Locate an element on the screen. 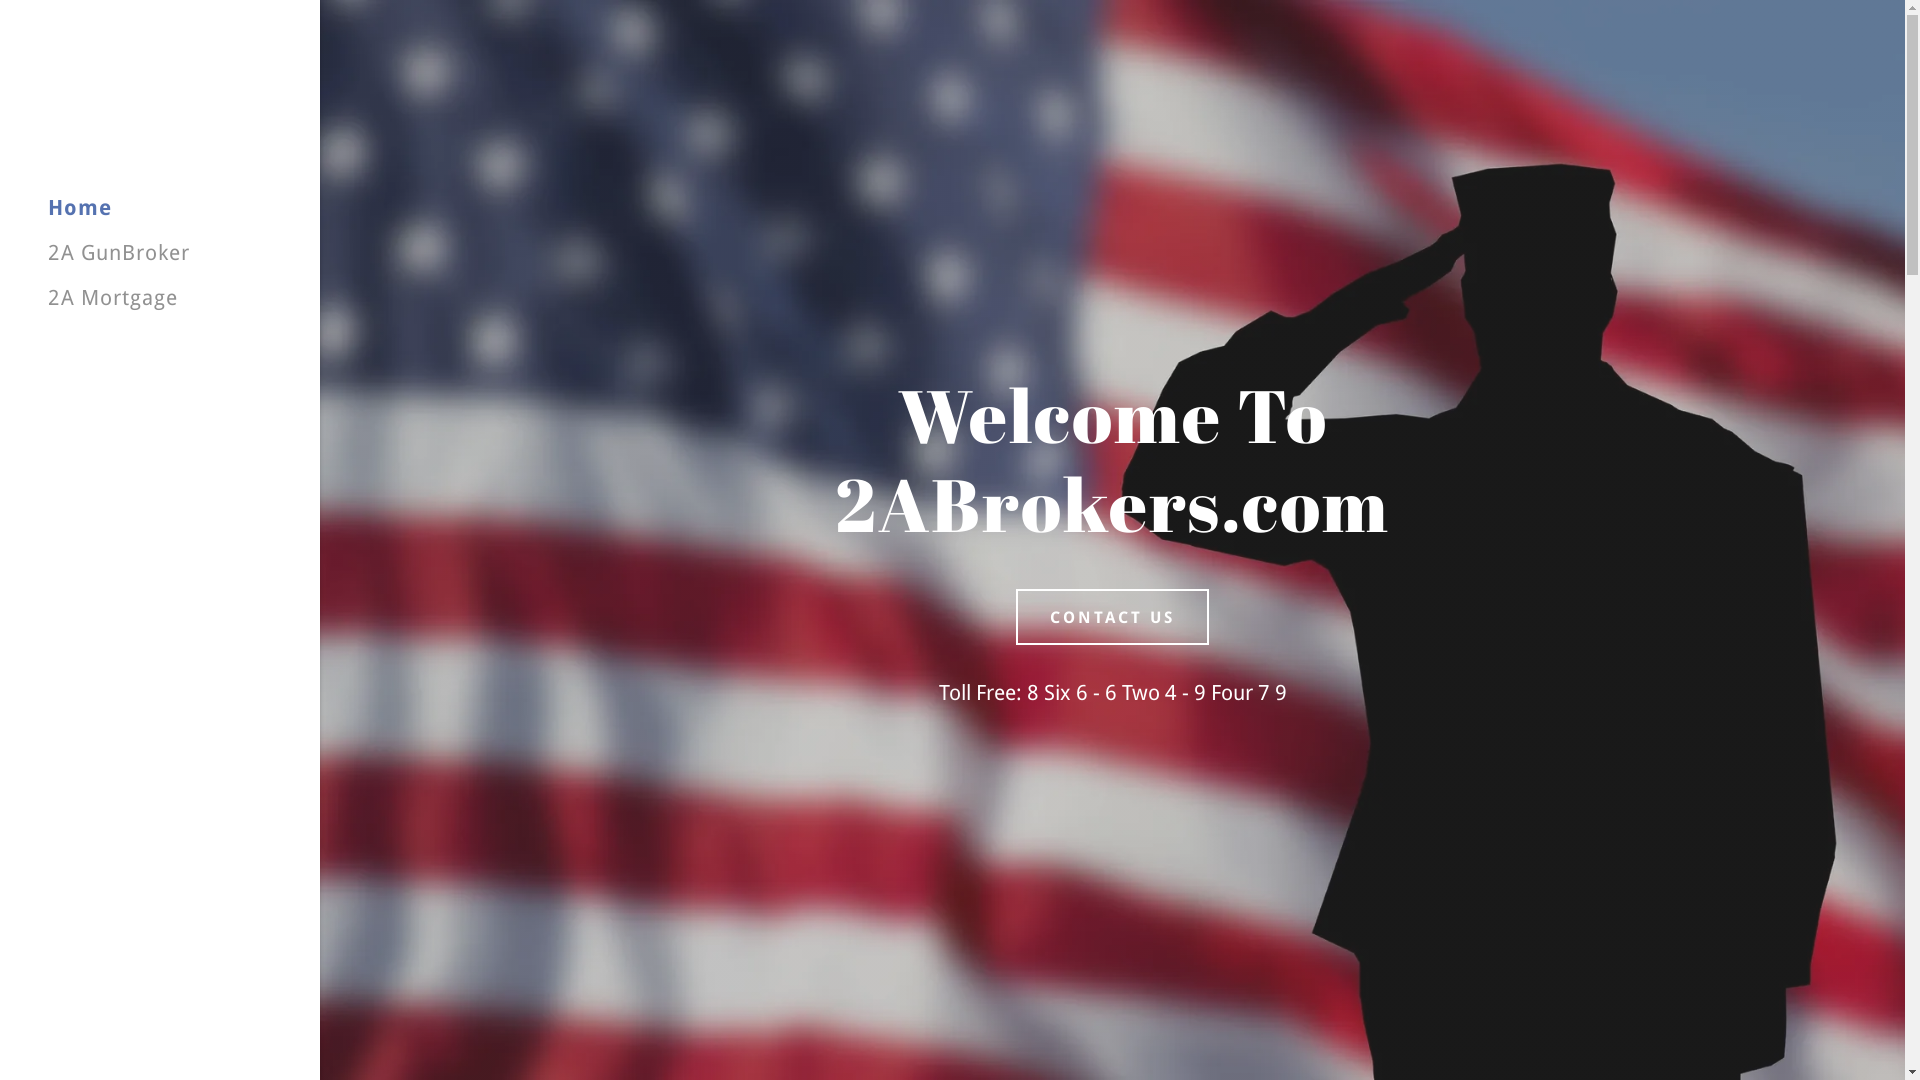 The height and width of the screenshot is (1080, 1920). '2A GunBroker' is located at coordinates (118, 251).